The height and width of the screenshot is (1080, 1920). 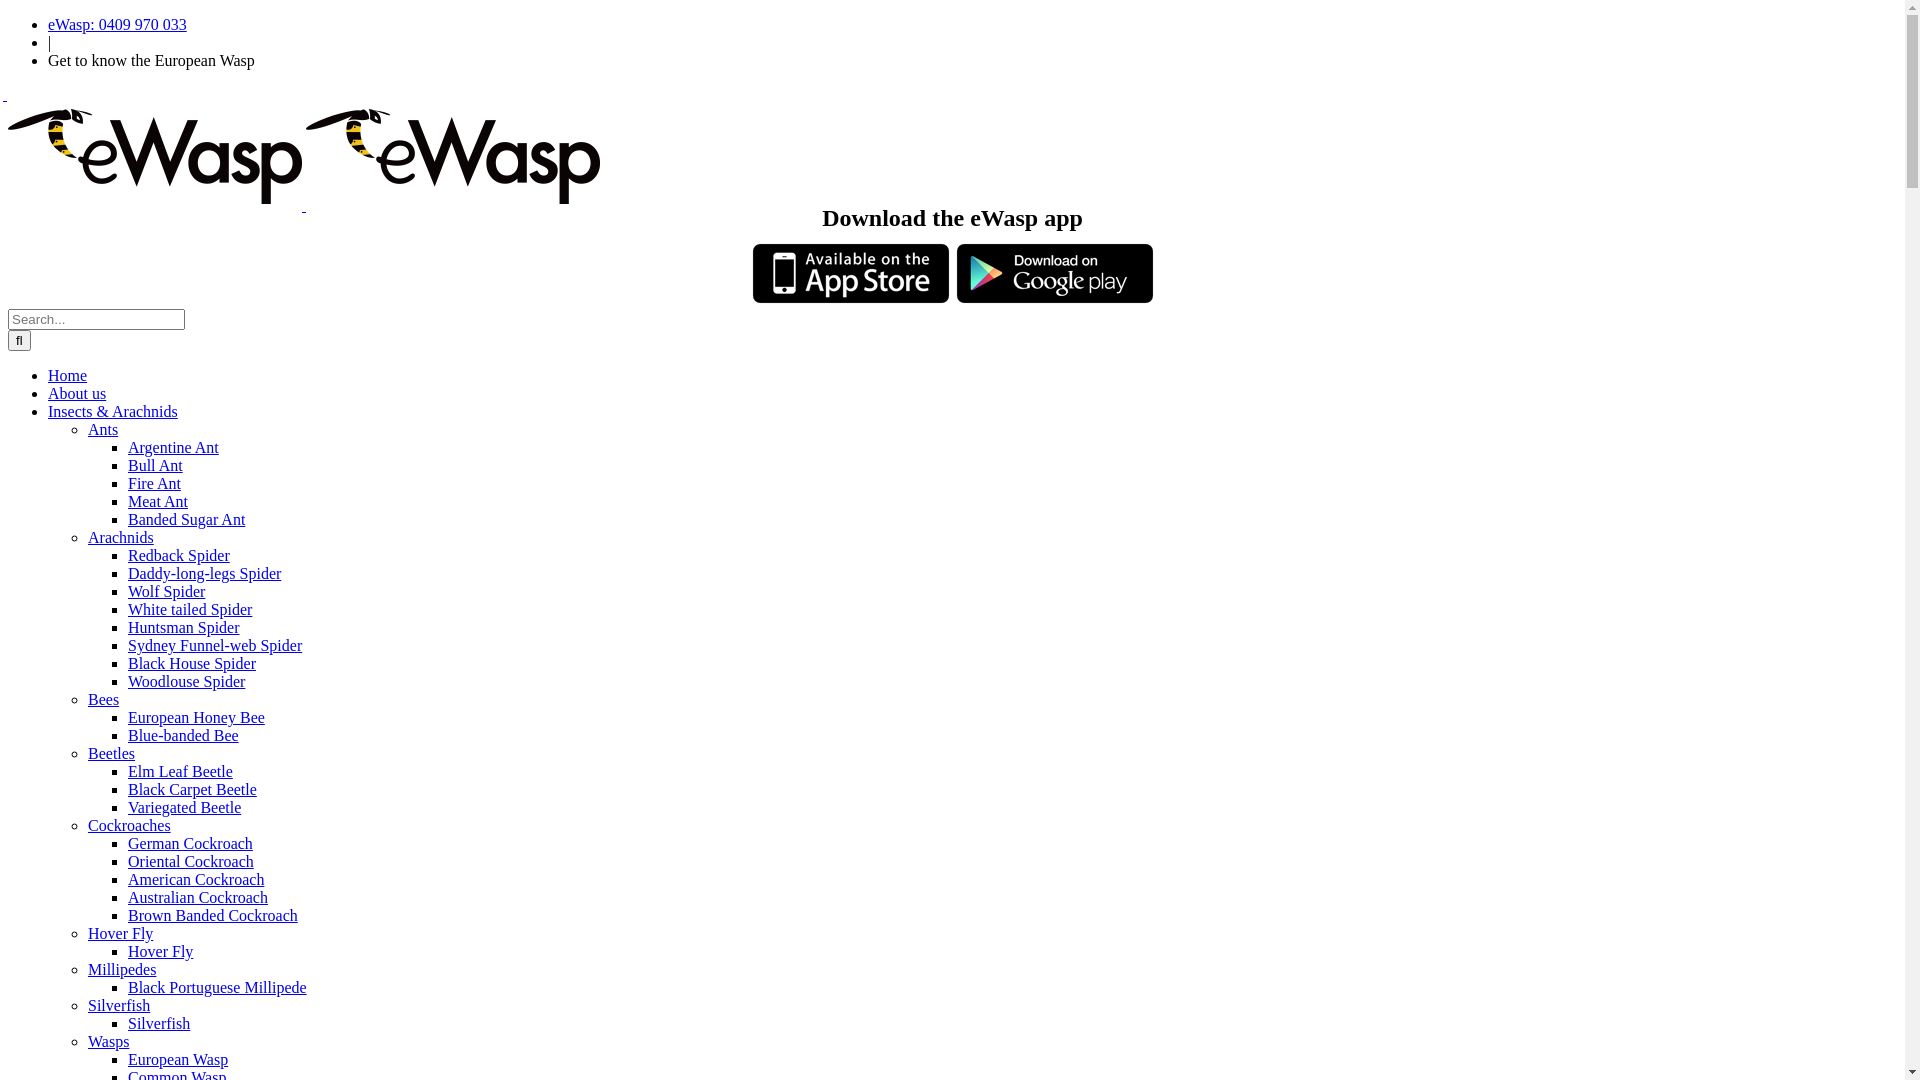 I want to click on 'Australian Cockroach', so click(x=197, y=896).